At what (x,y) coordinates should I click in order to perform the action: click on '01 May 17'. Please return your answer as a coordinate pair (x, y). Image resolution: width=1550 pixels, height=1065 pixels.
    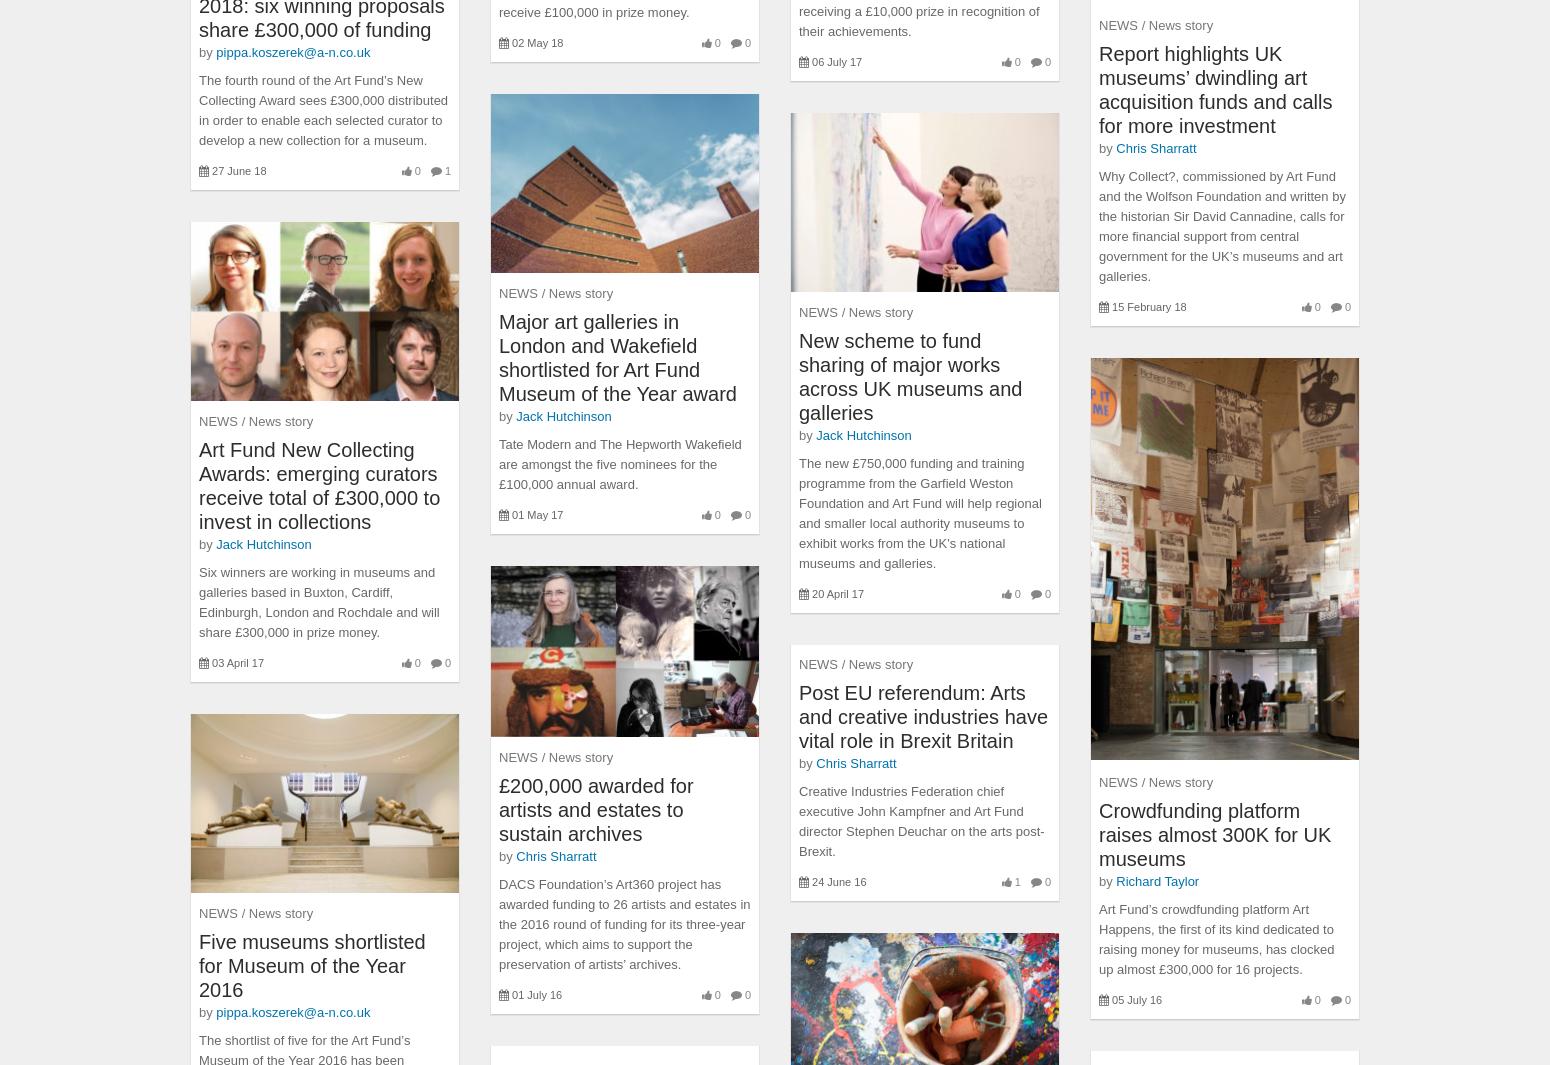
    Looking at the image, I should click on (536, 514).